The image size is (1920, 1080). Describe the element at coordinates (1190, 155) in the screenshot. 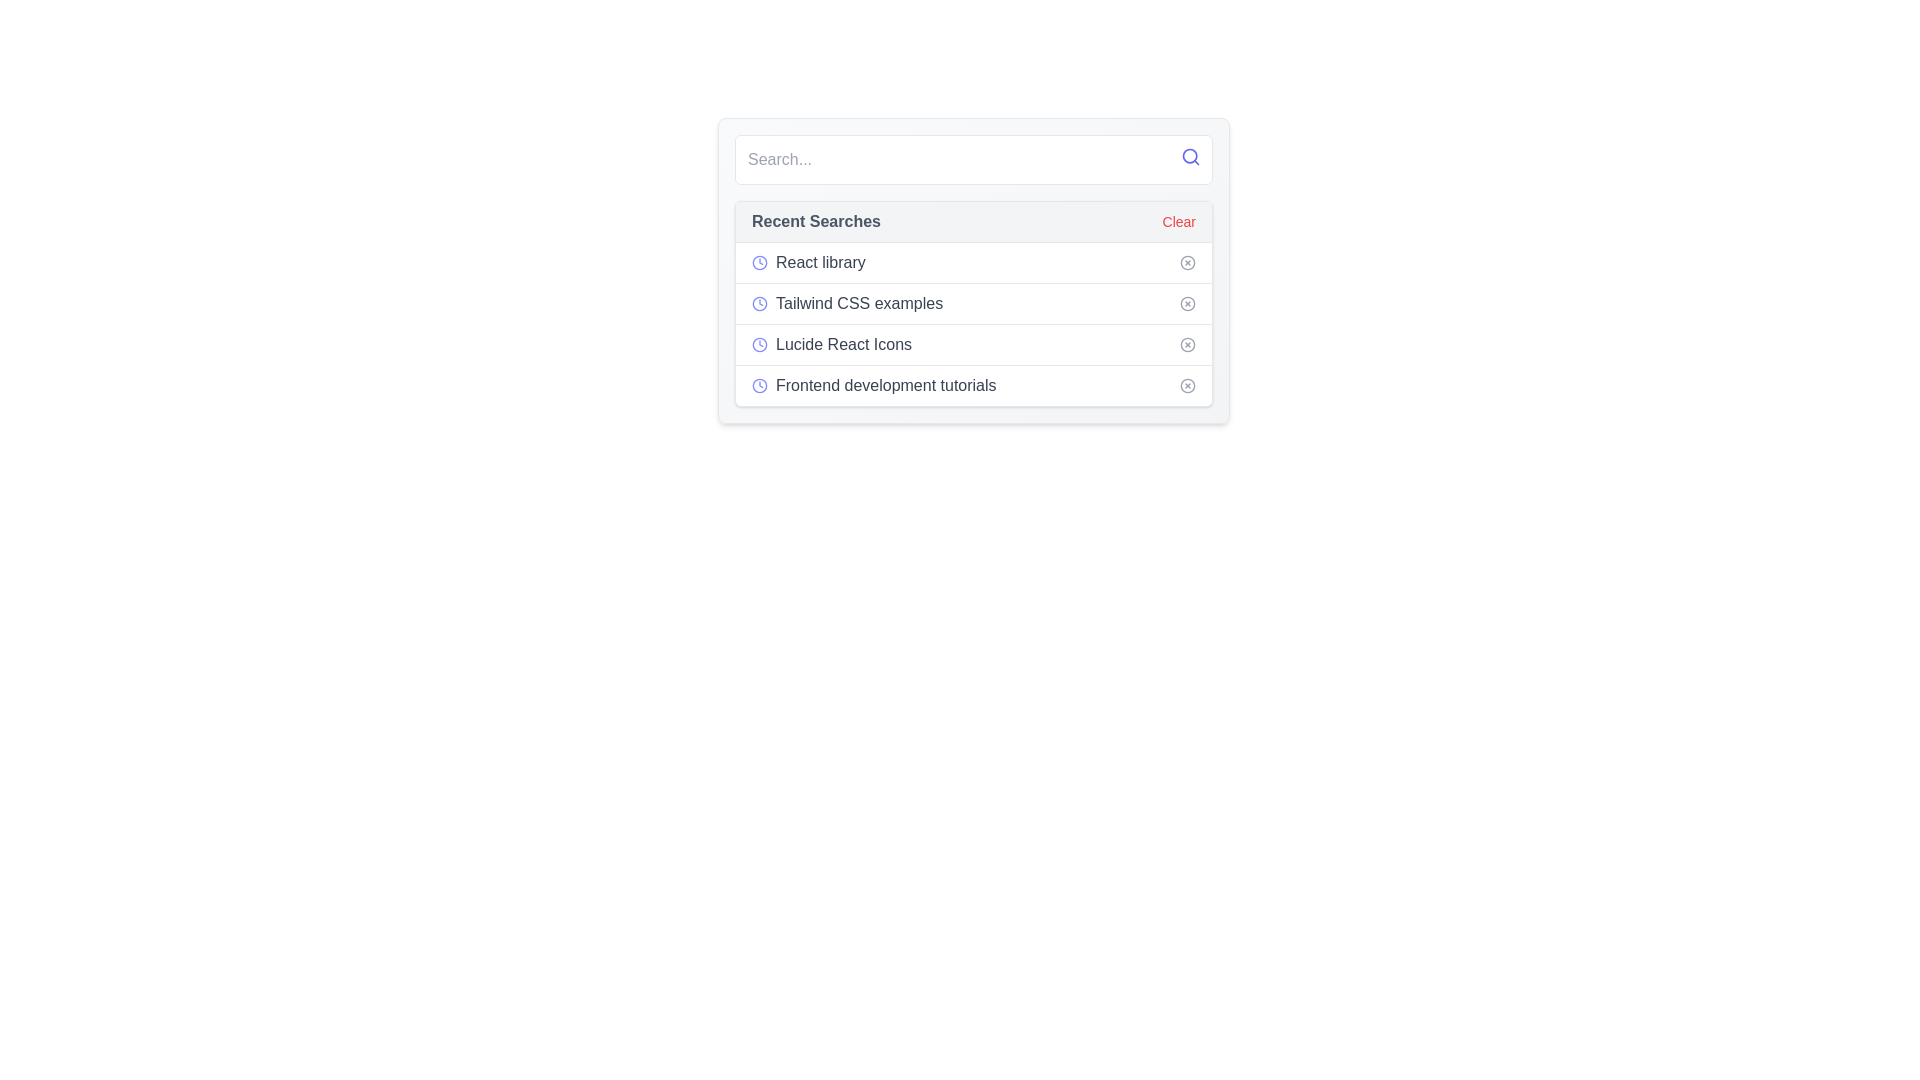

I see `the decorative SVG circle element that forms the lens of the magnifying glass icon located at the top-right corner of the search bar section` at that location.